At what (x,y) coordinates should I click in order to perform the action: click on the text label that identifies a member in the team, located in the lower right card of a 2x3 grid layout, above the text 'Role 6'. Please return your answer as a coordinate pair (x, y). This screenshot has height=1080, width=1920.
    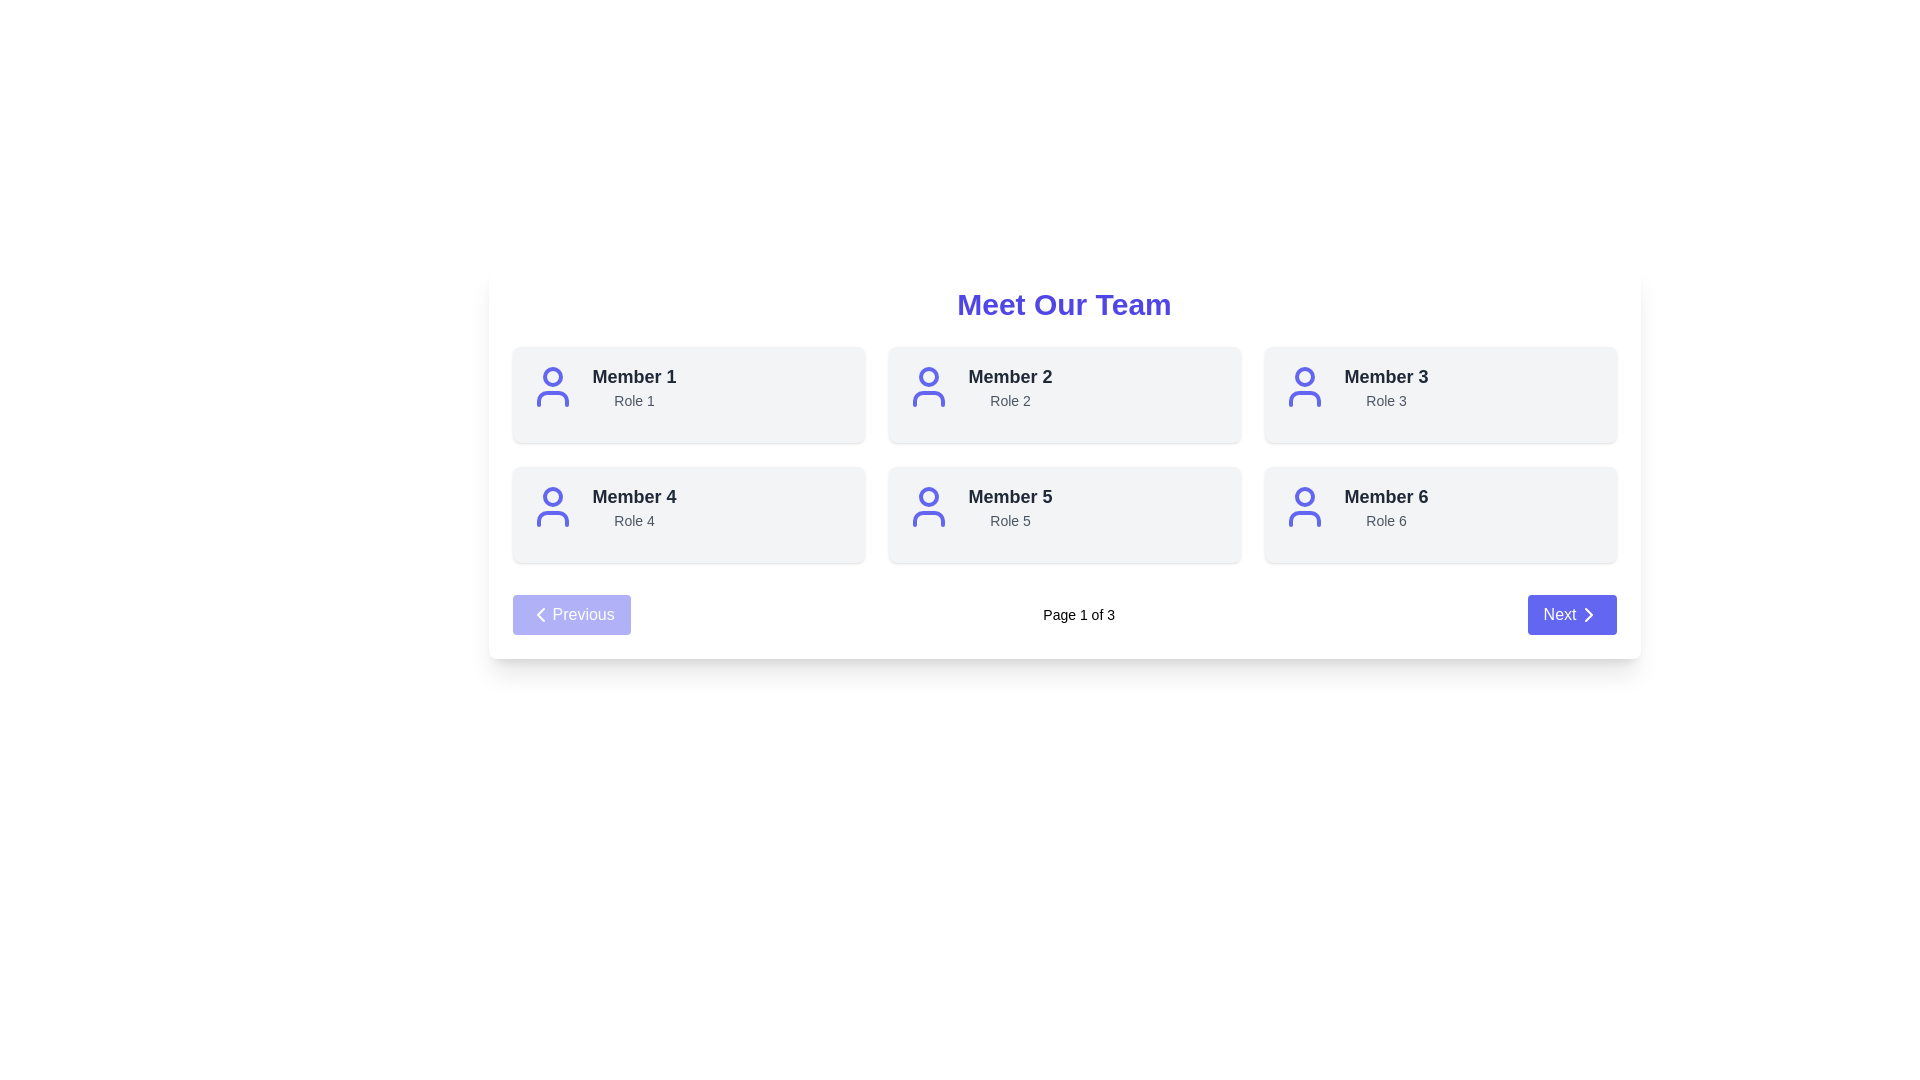
    Looking at the image, I should click on (1385, 496).